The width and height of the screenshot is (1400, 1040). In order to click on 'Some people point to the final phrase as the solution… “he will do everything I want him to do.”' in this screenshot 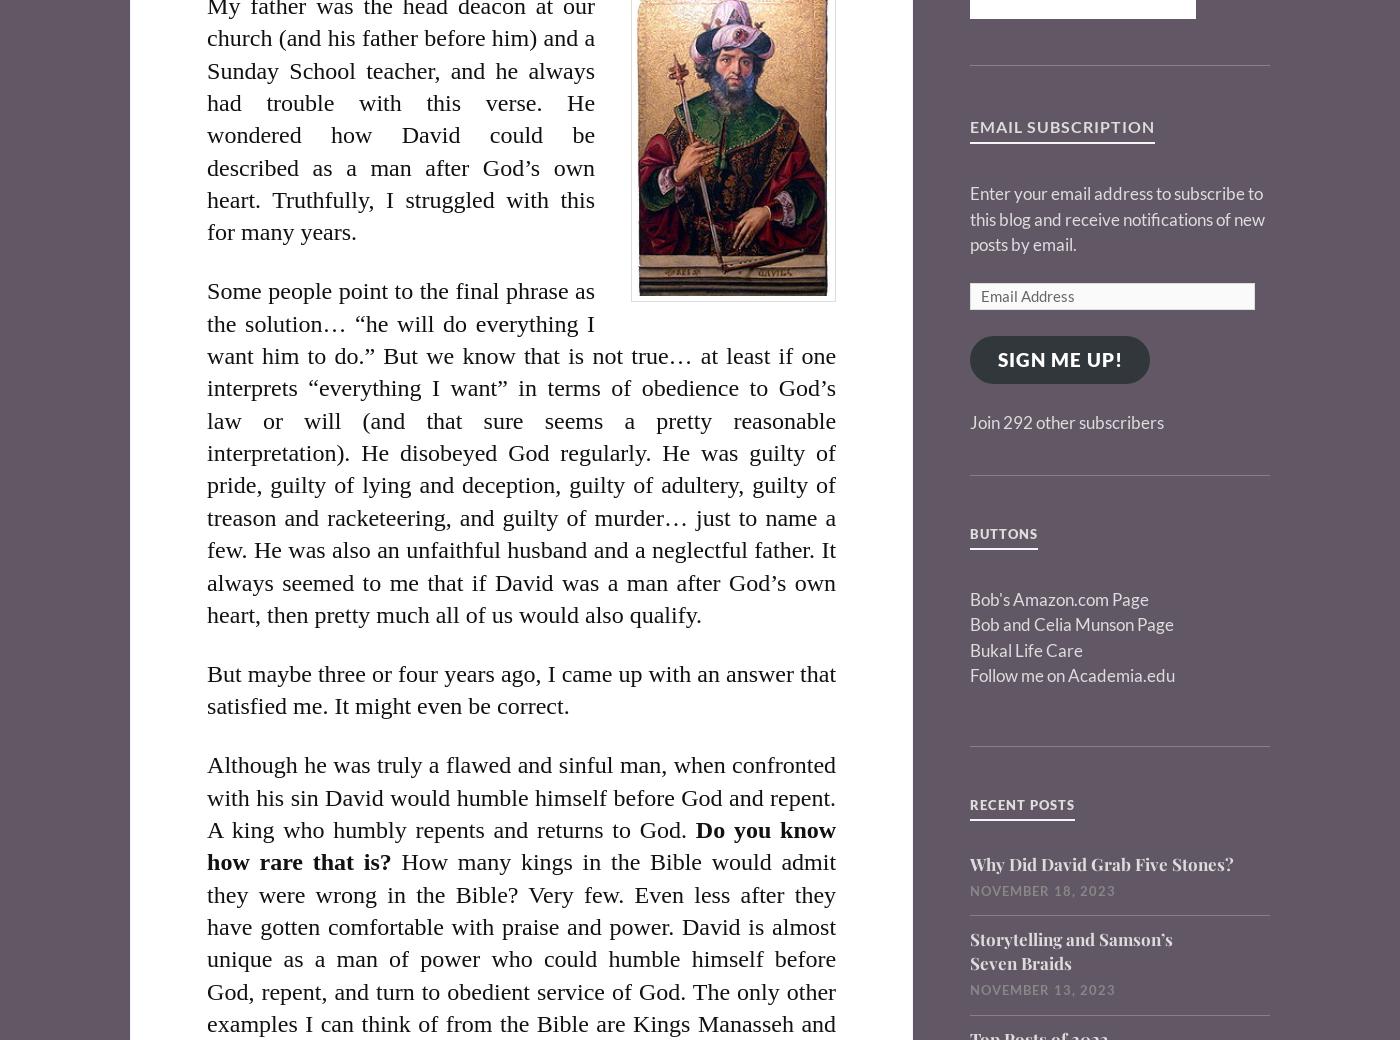, I will do `click(400, 322)`.